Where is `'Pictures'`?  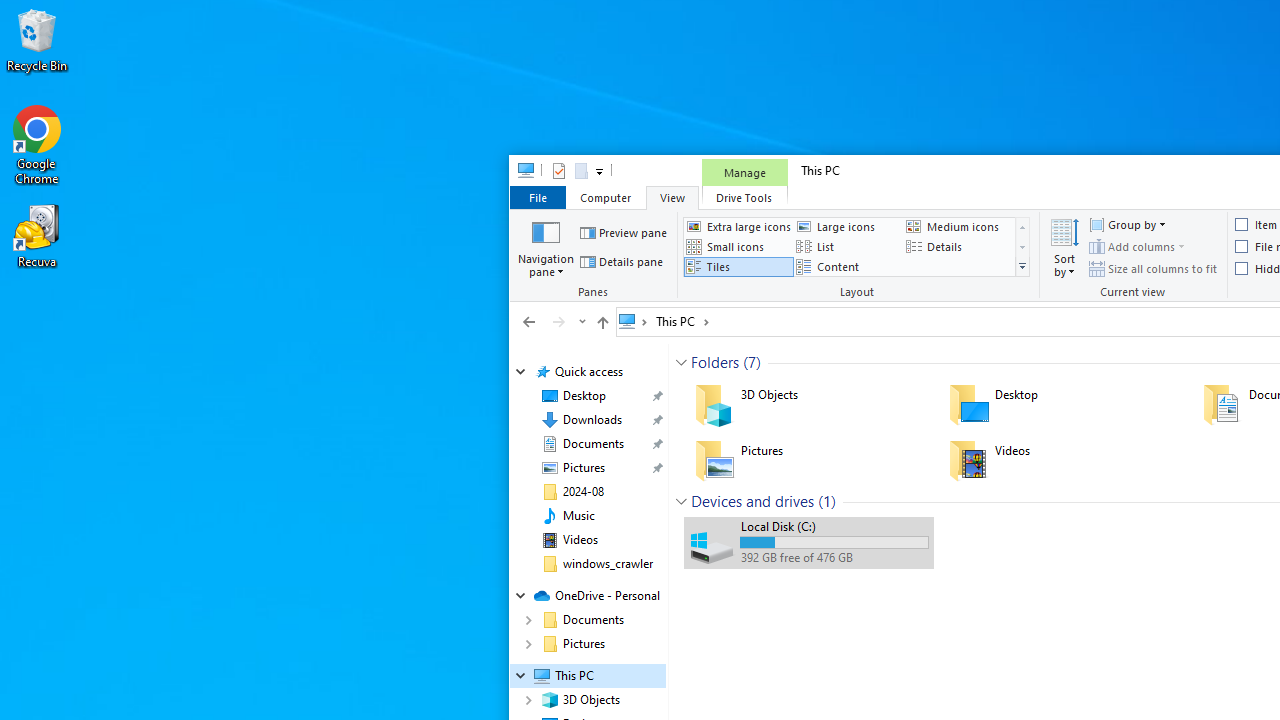 'Pictures' is located at coordinates (808, 460).